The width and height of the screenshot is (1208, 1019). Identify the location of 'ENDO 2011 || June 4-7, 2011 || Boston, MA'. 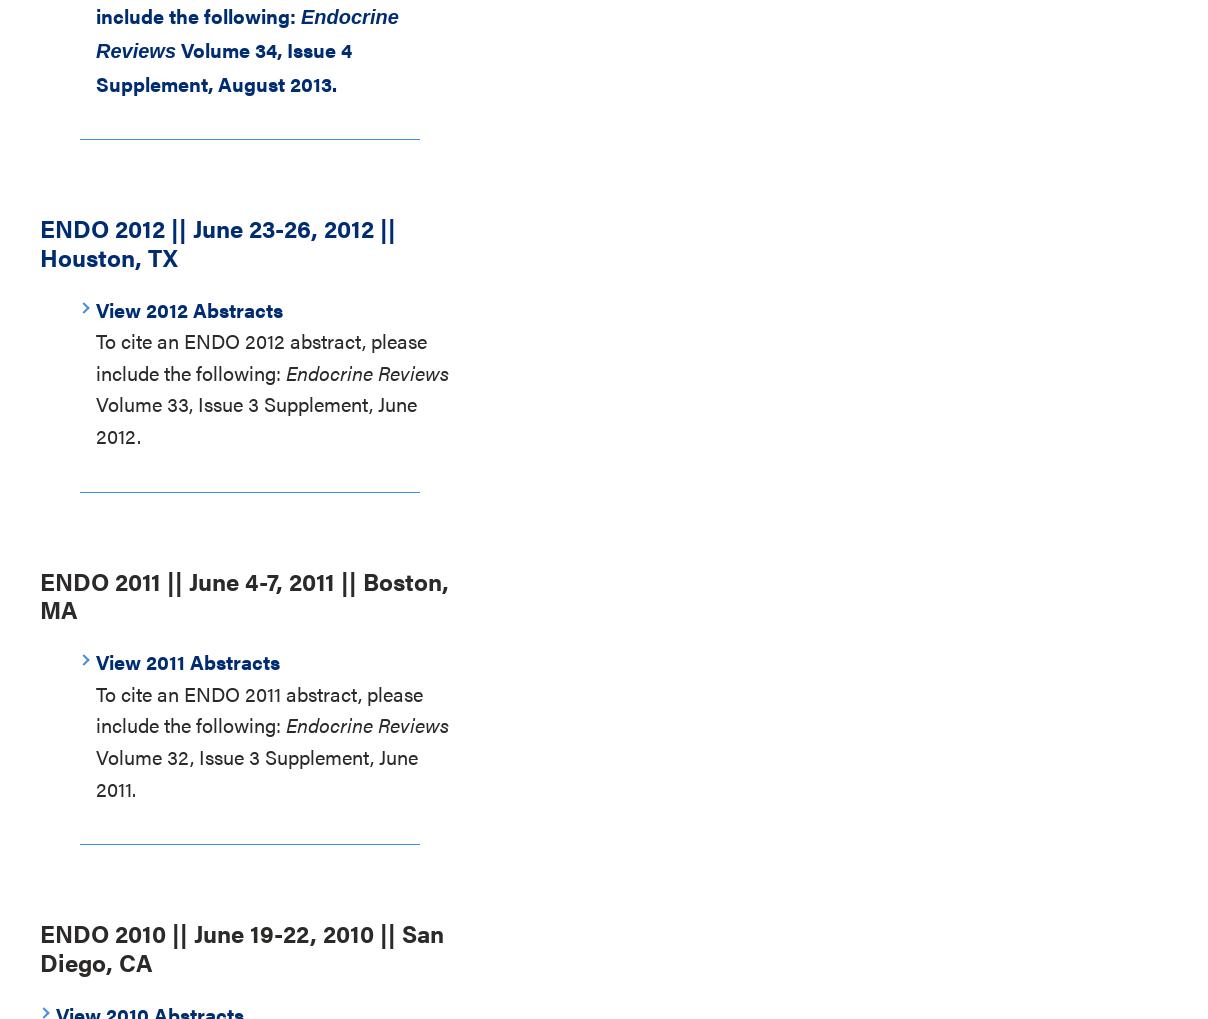
(244, 593).